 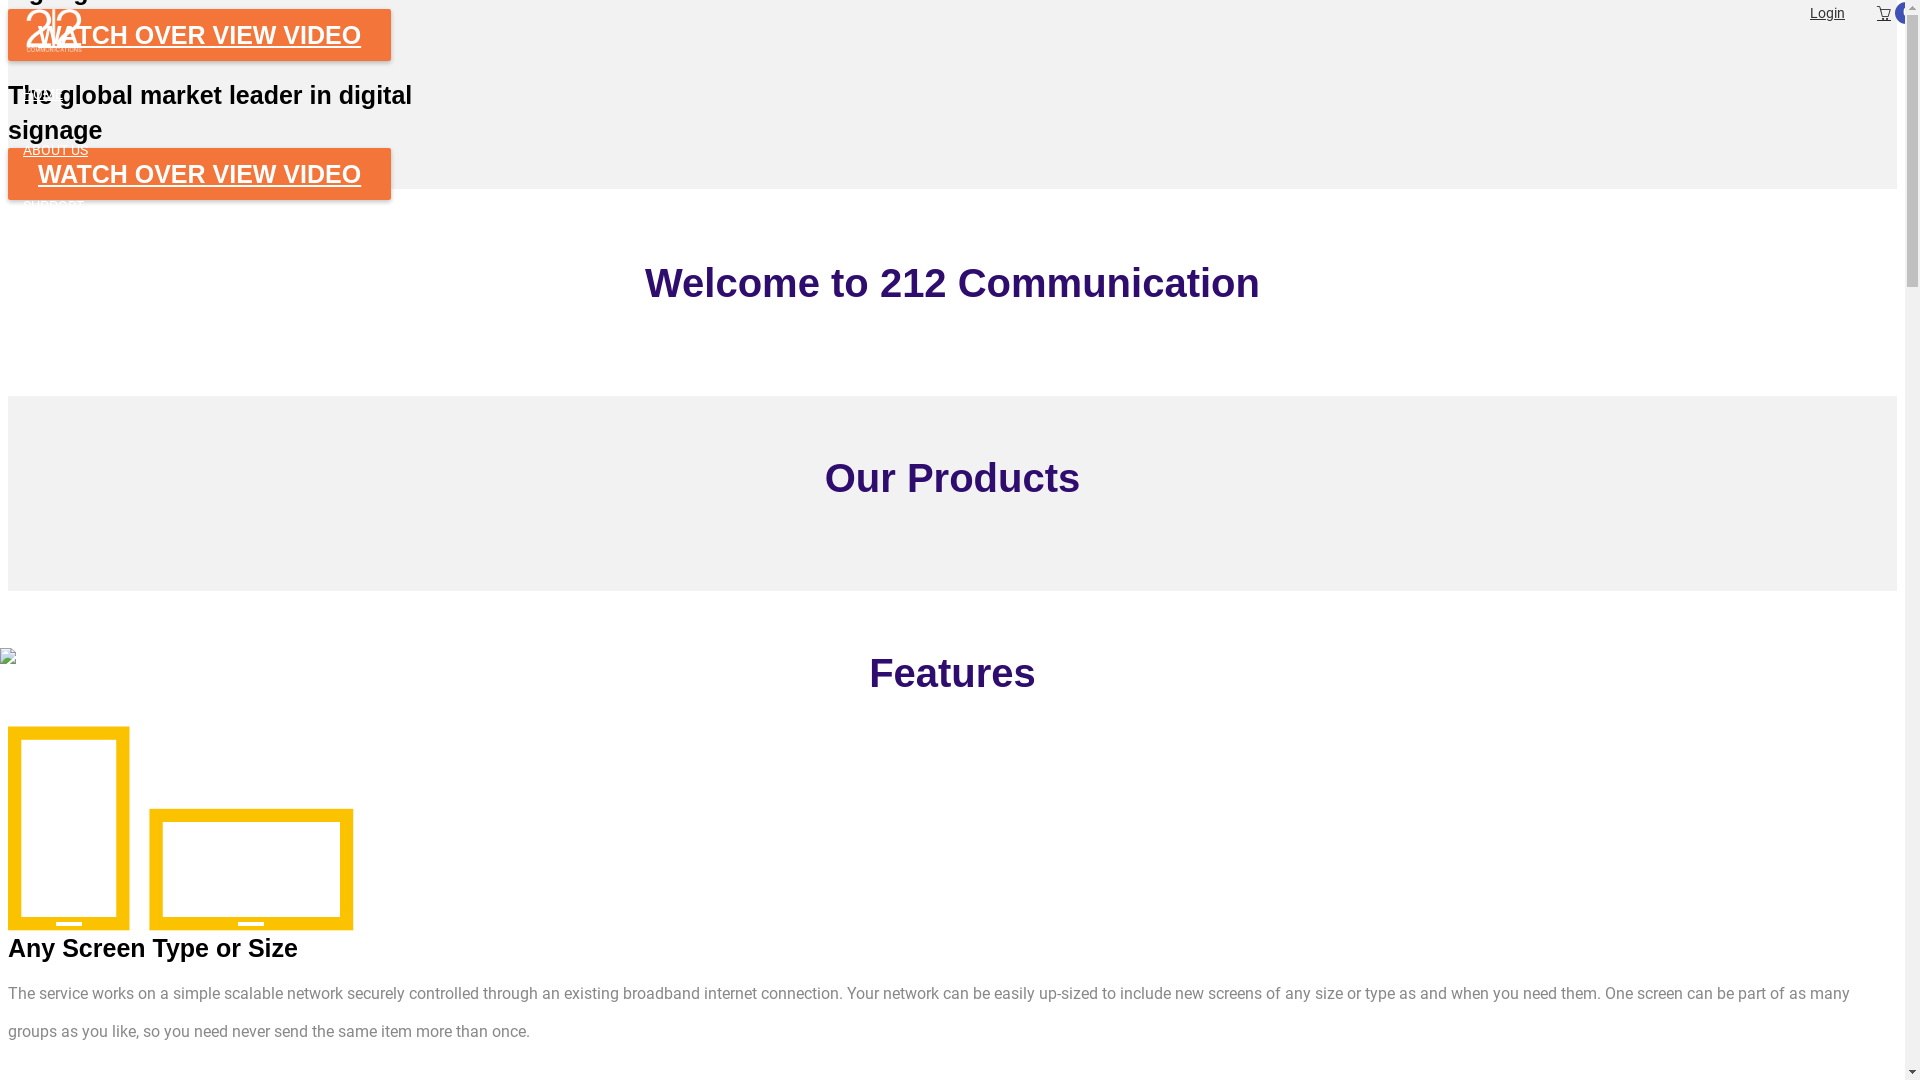 I want to click on '0', so click(x=1861, y=14).